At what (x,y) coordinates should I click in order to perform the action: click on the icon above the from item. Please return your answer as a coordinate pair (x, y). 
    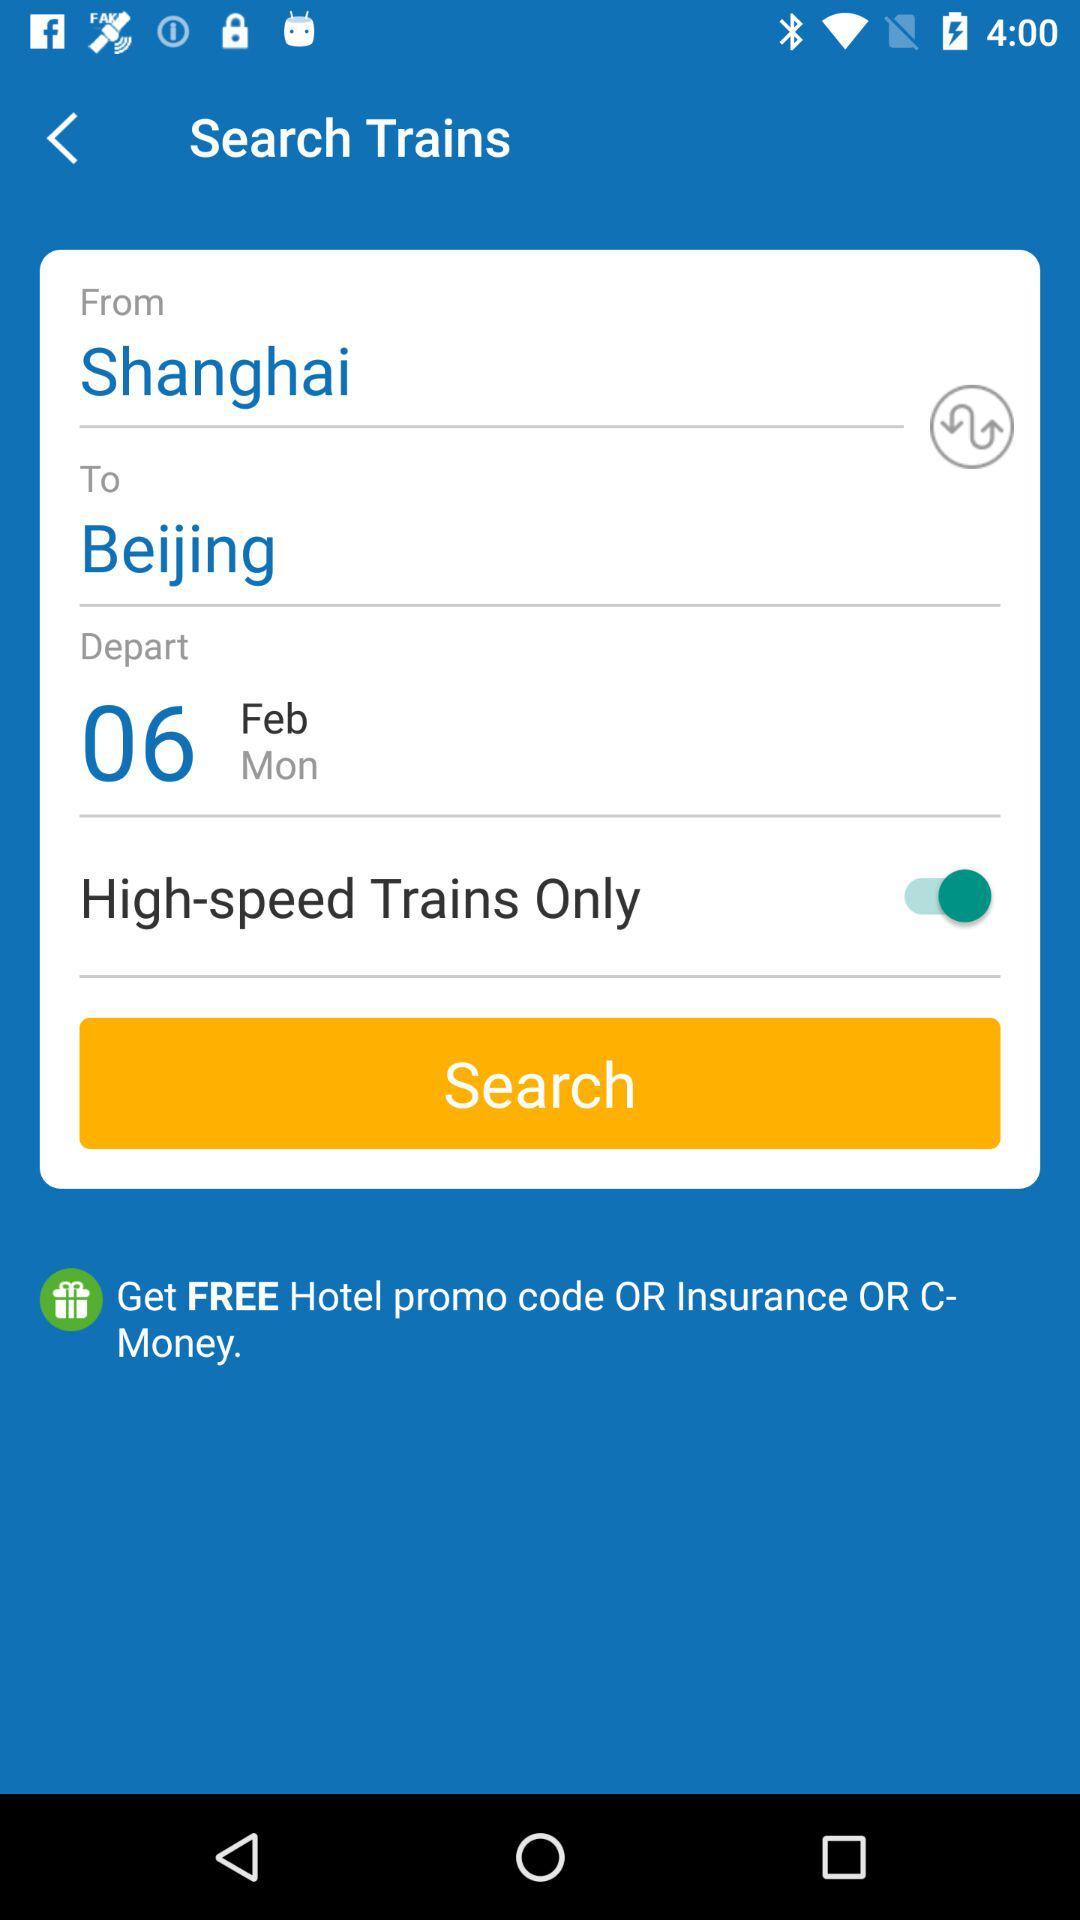
    Looking at the image, I should click on (72, 135).